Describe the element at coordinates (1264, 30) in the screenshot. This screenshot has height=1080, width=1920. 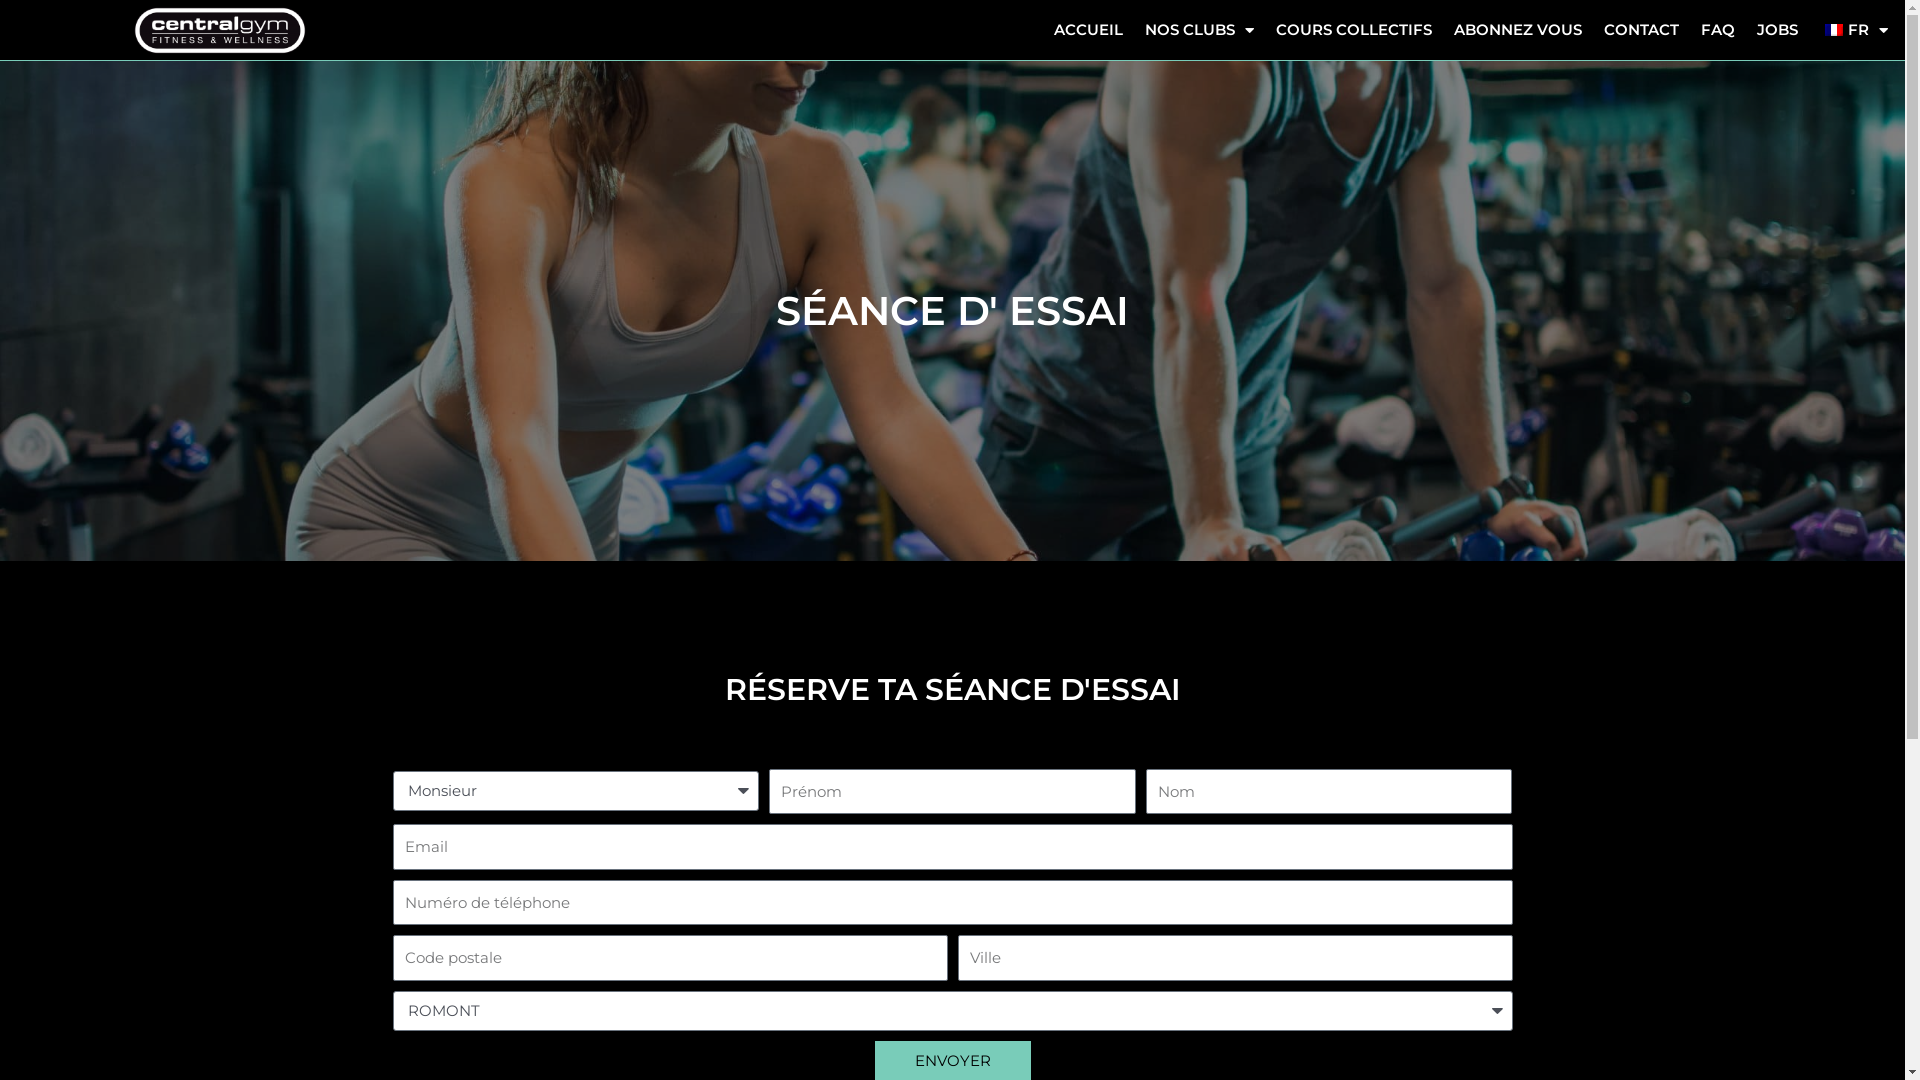
I see `'COURS COLLECTIFS'` at that location.